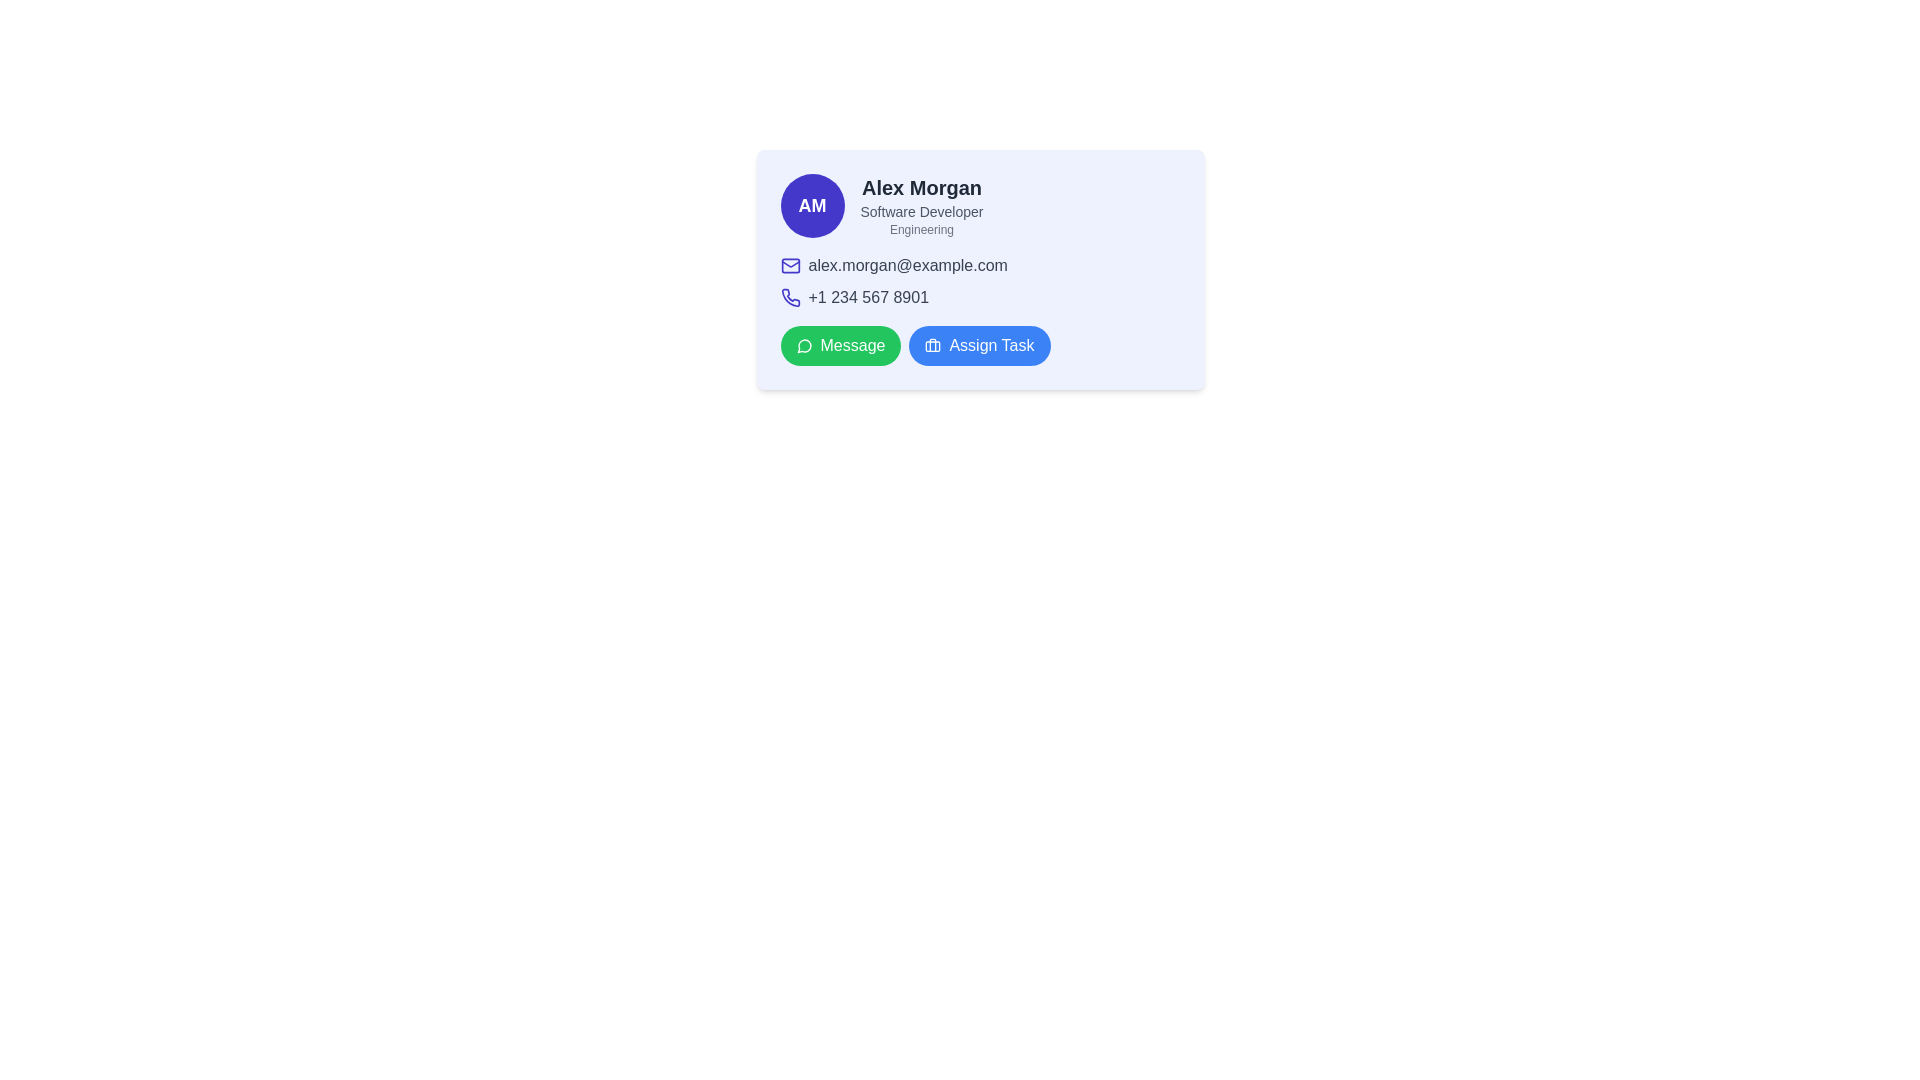 Image resolution: width=1920 pixels, height=1080 pixels. What do you see at coordinates (980, 265) in the screenshot?
I see `the email address display element, which is positioned directly under the user's name and role description header` at bounding box center [980, 265].